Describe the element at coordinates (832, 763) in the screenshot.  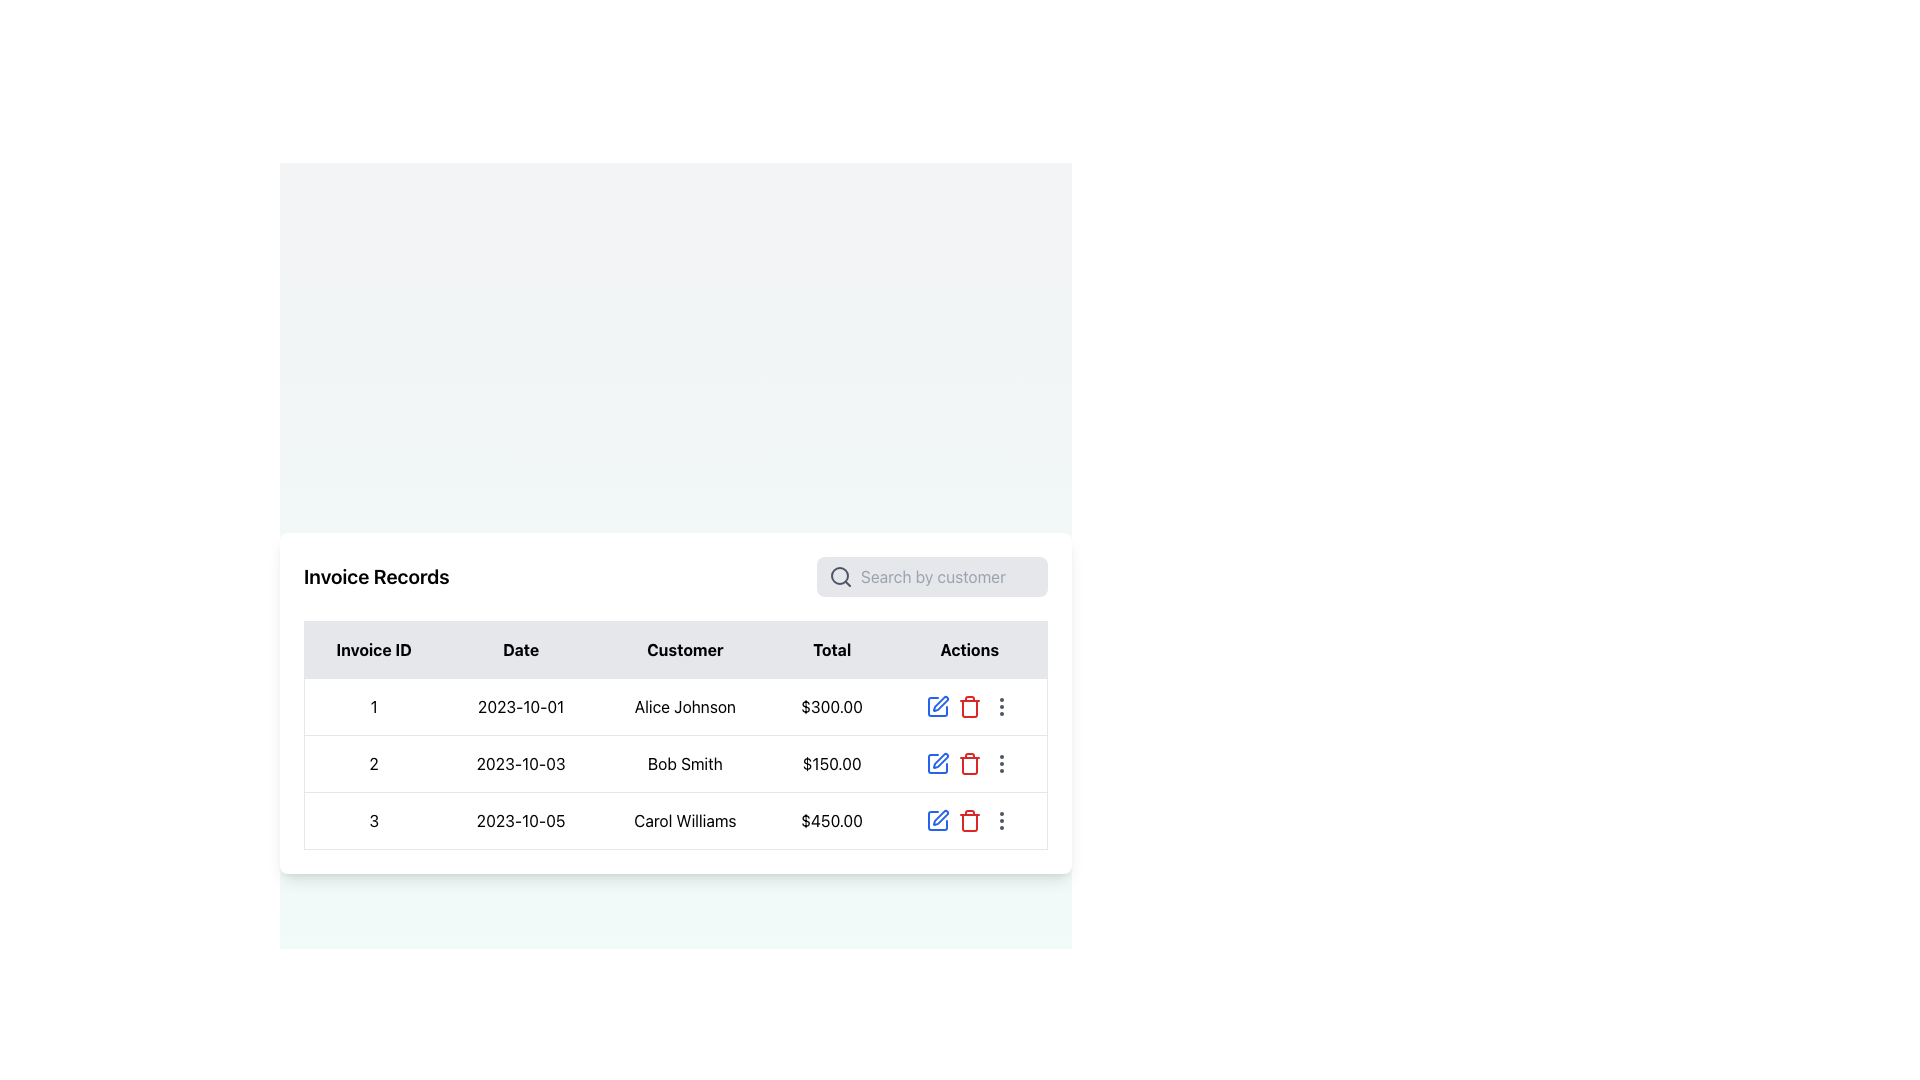
I see `the total amount label displaying $150.00 for Bob Smith's invoice located in the 'Total' column of the table` at that location.